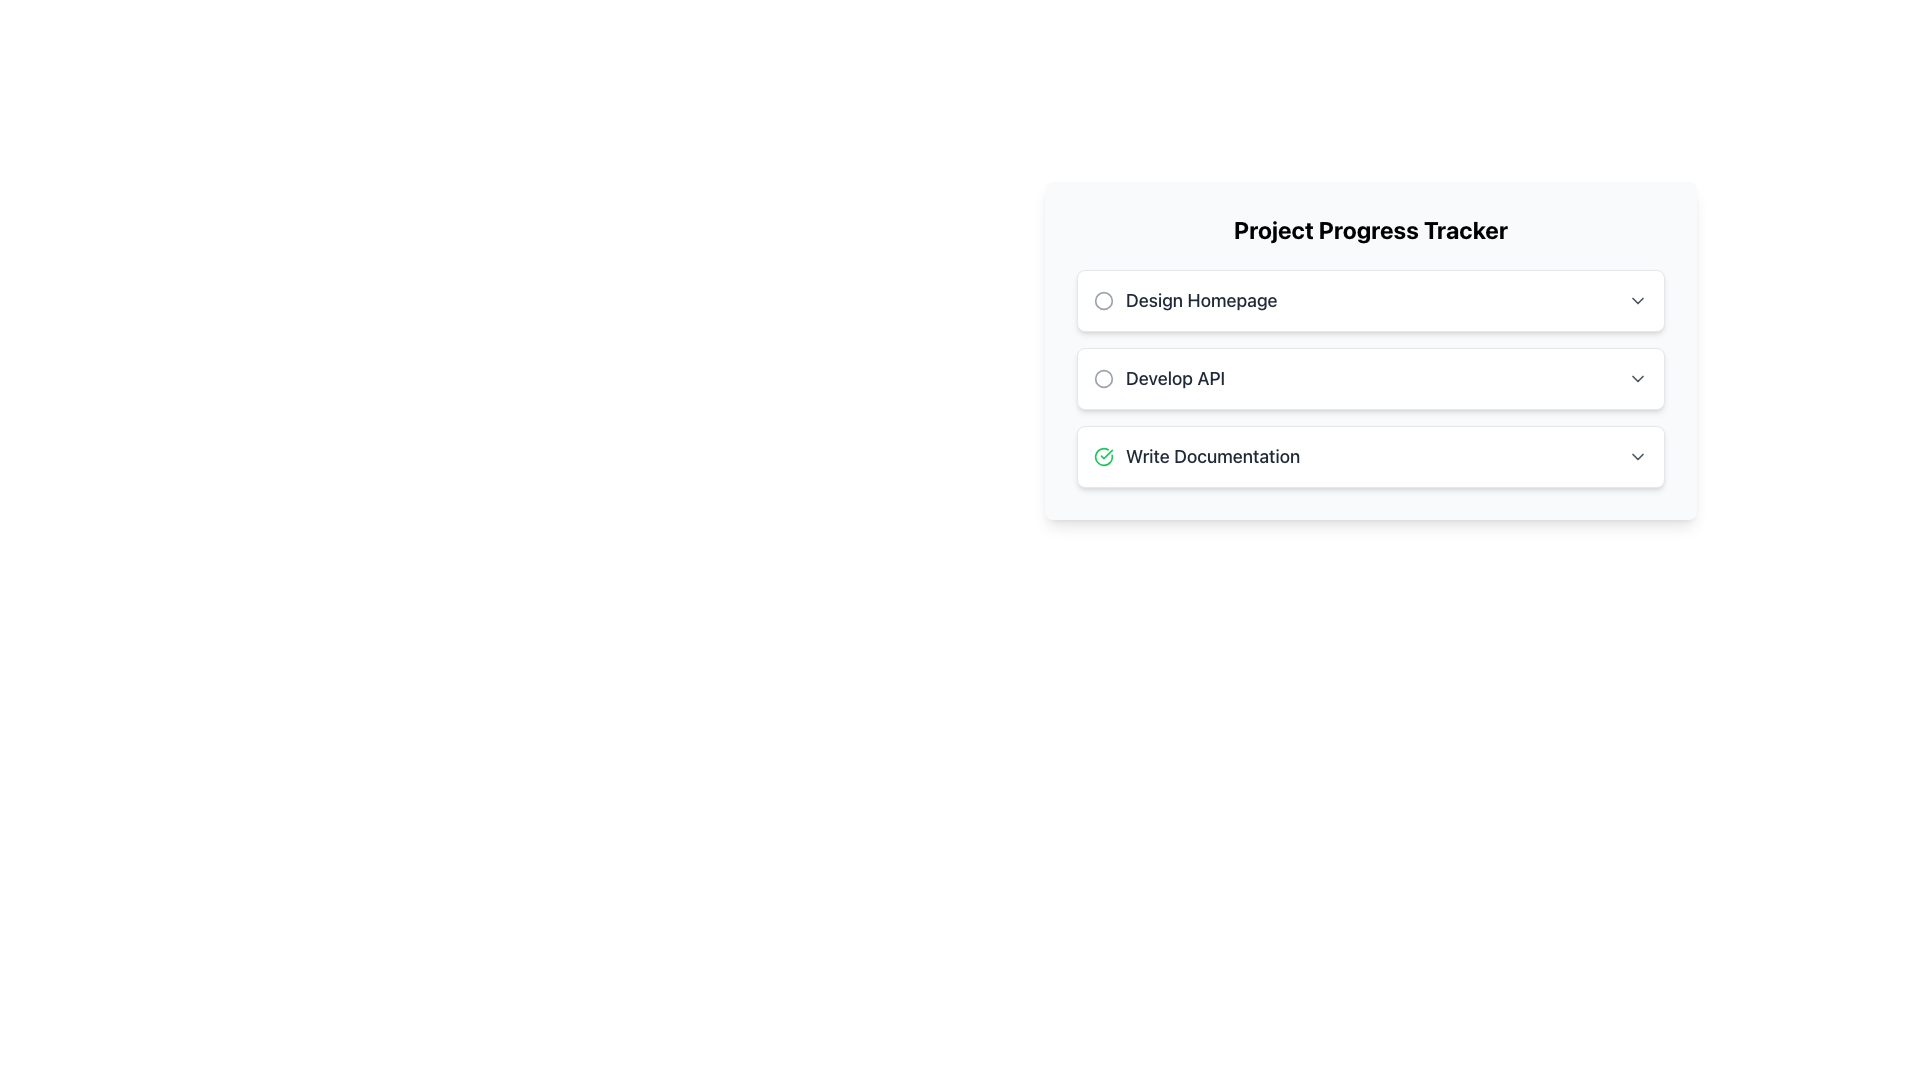  Describe the element at coordinates (1637, 456) in the screenshot. I see `the Dropdown Toggle Icon located to the far right of the 'Write Documentation' text to provide visual feedback` at that location.